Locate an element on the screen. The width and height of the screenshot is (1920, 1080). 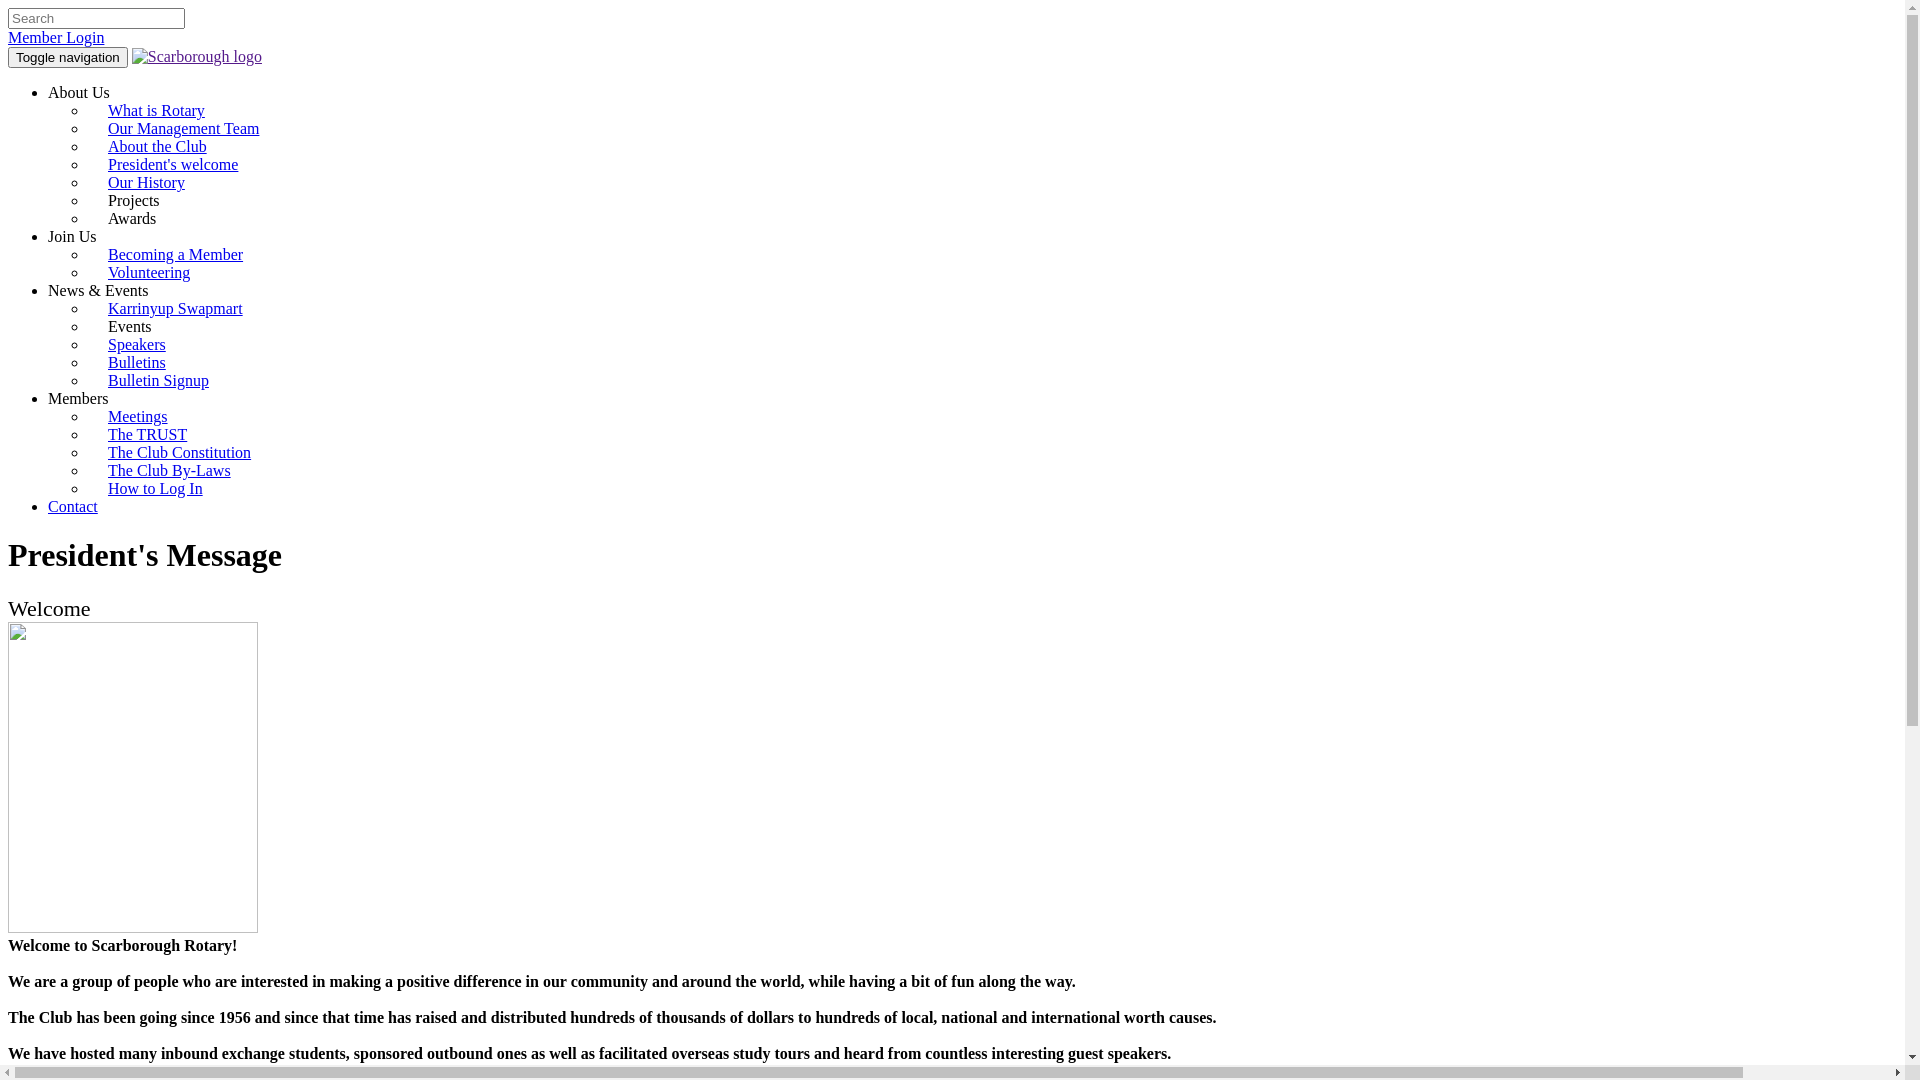
'About the Club' is located at coordinates (156, 145).